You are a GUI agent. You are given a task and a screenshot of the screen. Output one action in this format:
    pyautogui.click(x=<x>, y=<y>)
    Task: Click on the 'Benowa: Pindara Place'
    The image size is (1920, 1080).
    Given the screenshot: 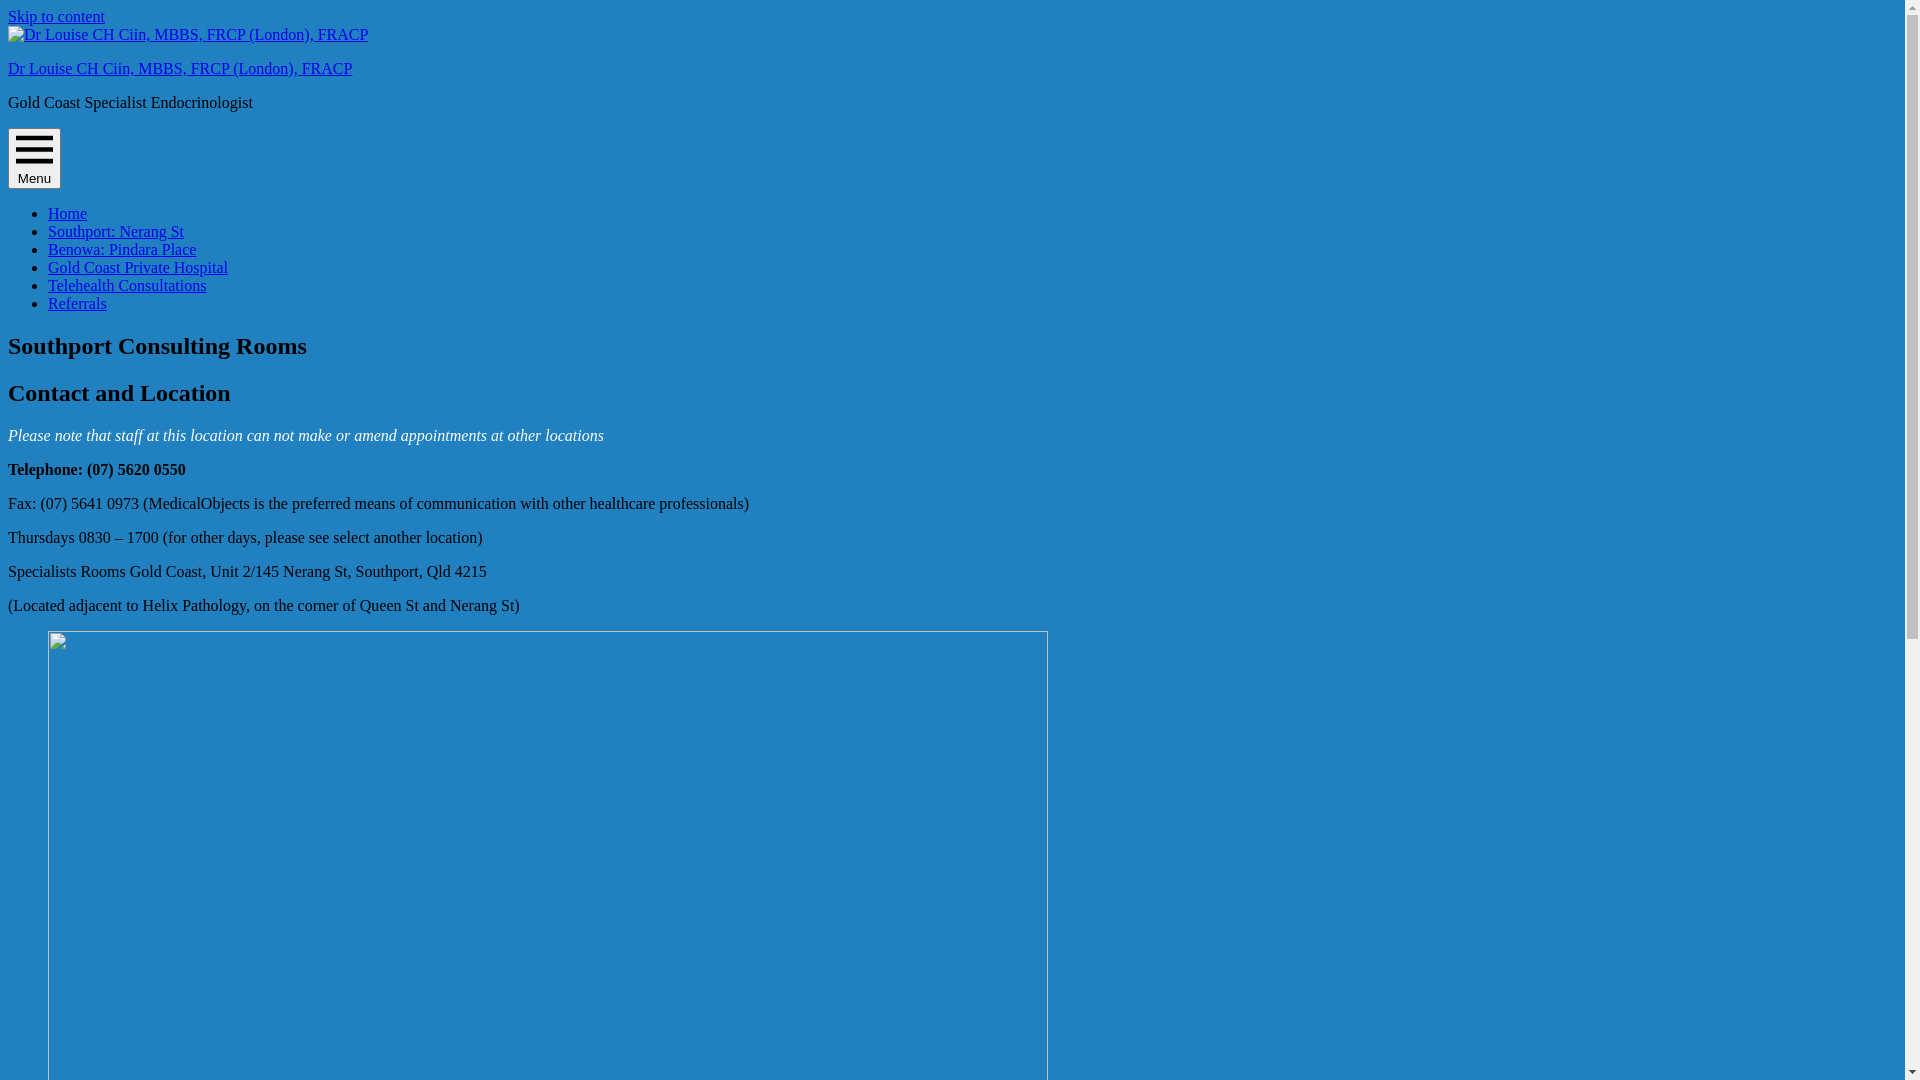 What is the action you would take?
    pyautogui.click(x=120, y=248)
    